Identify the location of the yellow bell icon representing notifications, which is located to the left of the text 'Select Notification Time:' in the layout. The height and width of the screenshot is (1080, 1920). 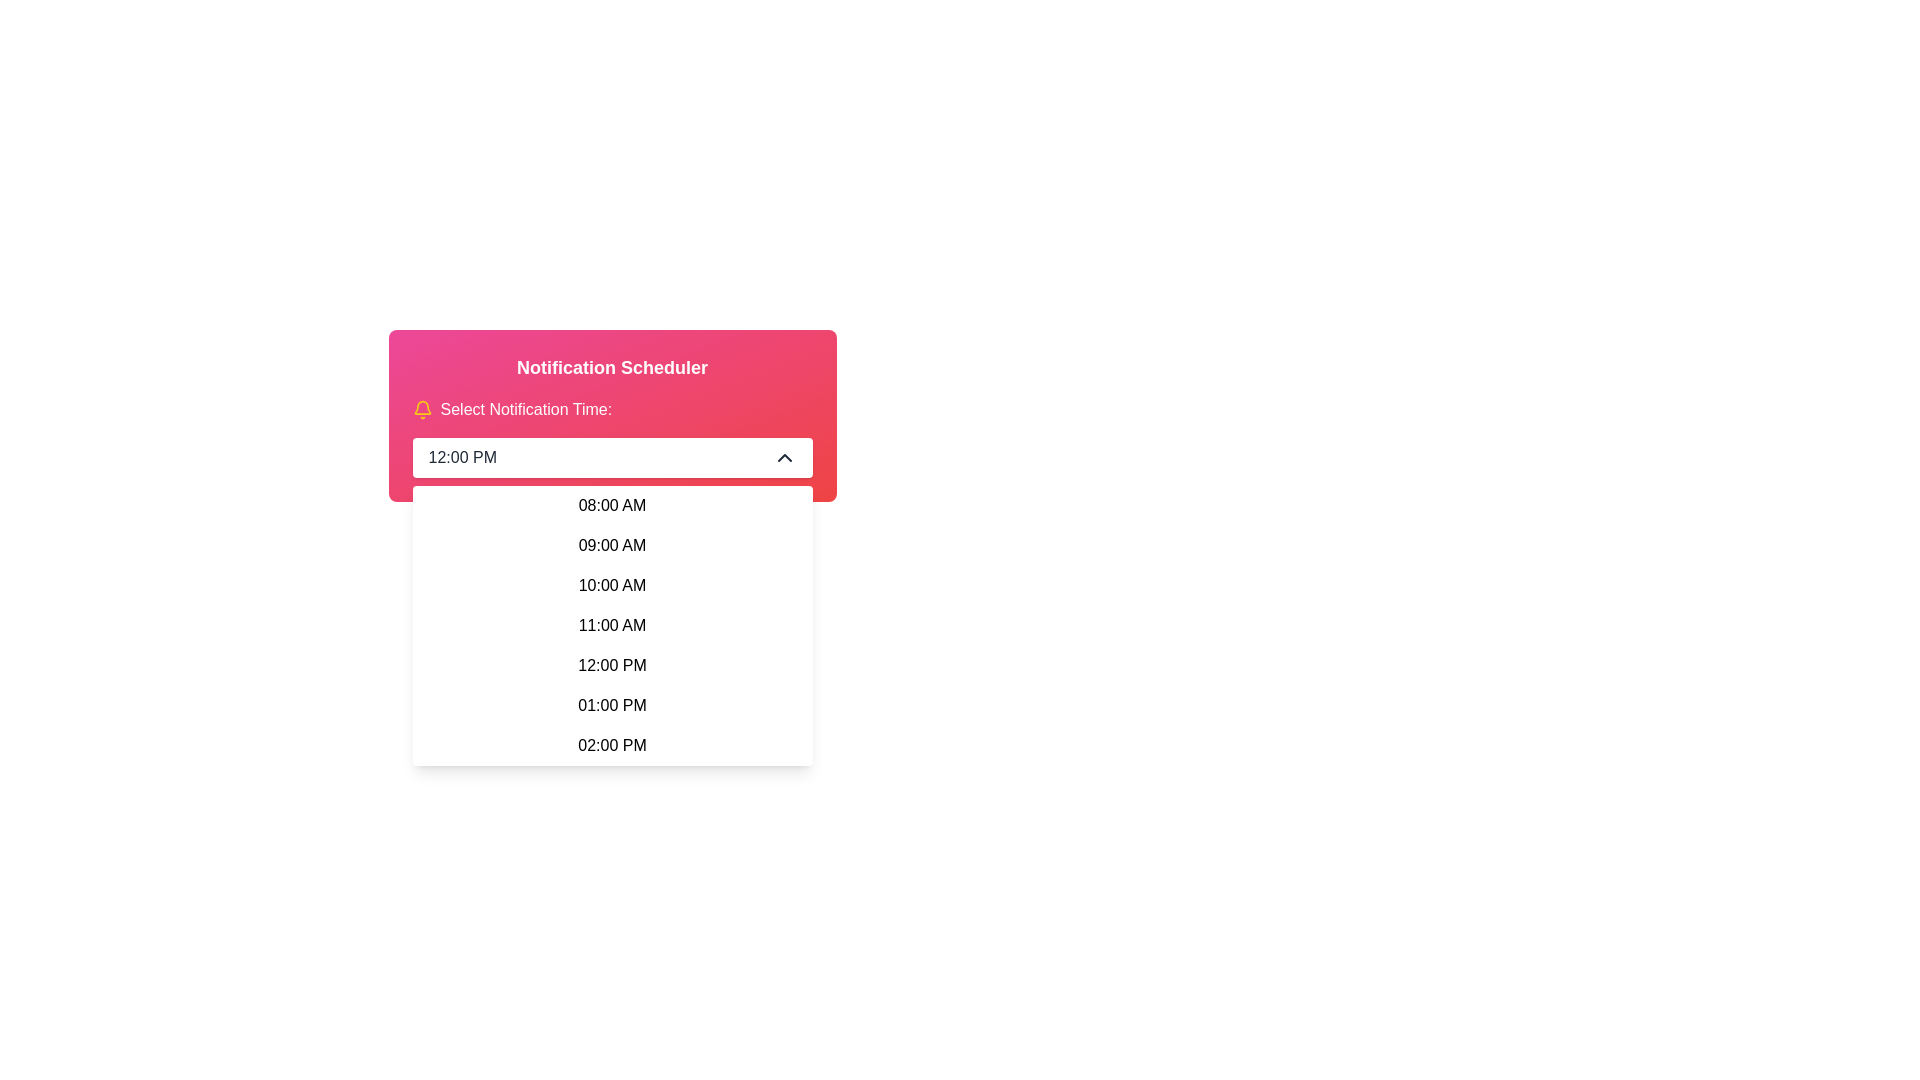
(421, 408).